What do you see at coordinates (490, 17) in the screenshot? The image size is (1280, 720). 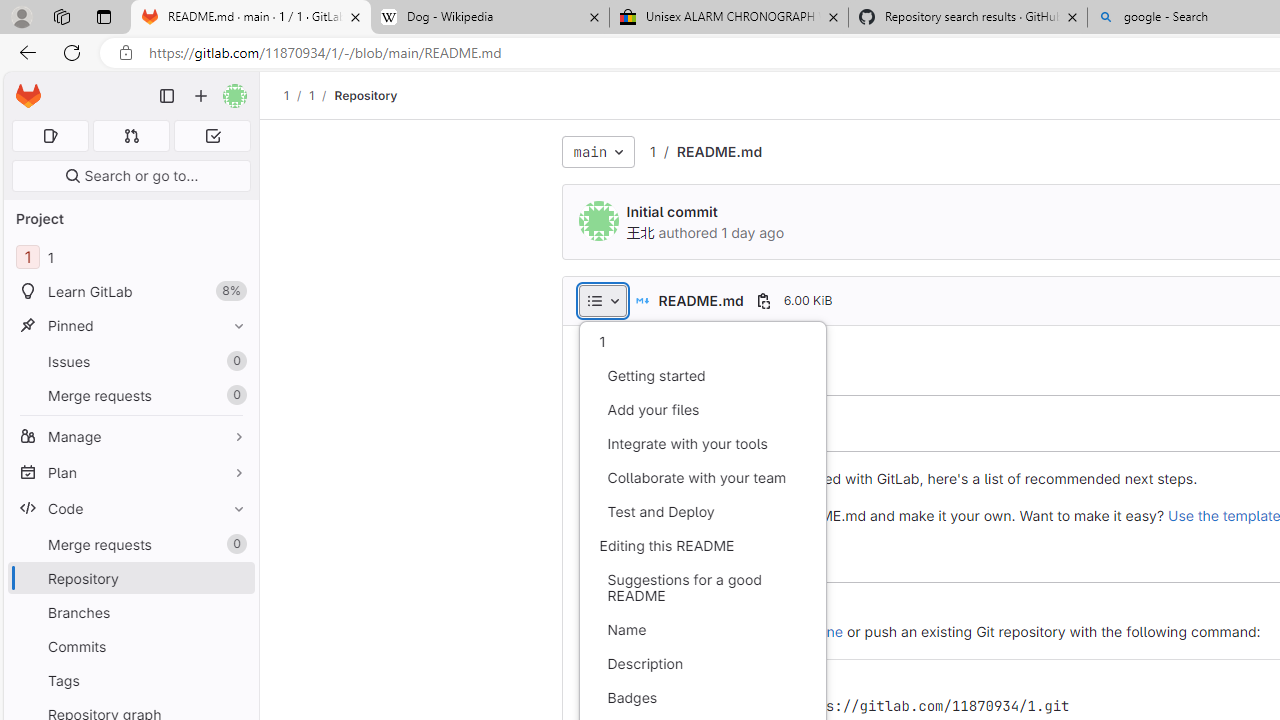 I see `'Dog - Wikipedia'` at bounding box center [490, 17].